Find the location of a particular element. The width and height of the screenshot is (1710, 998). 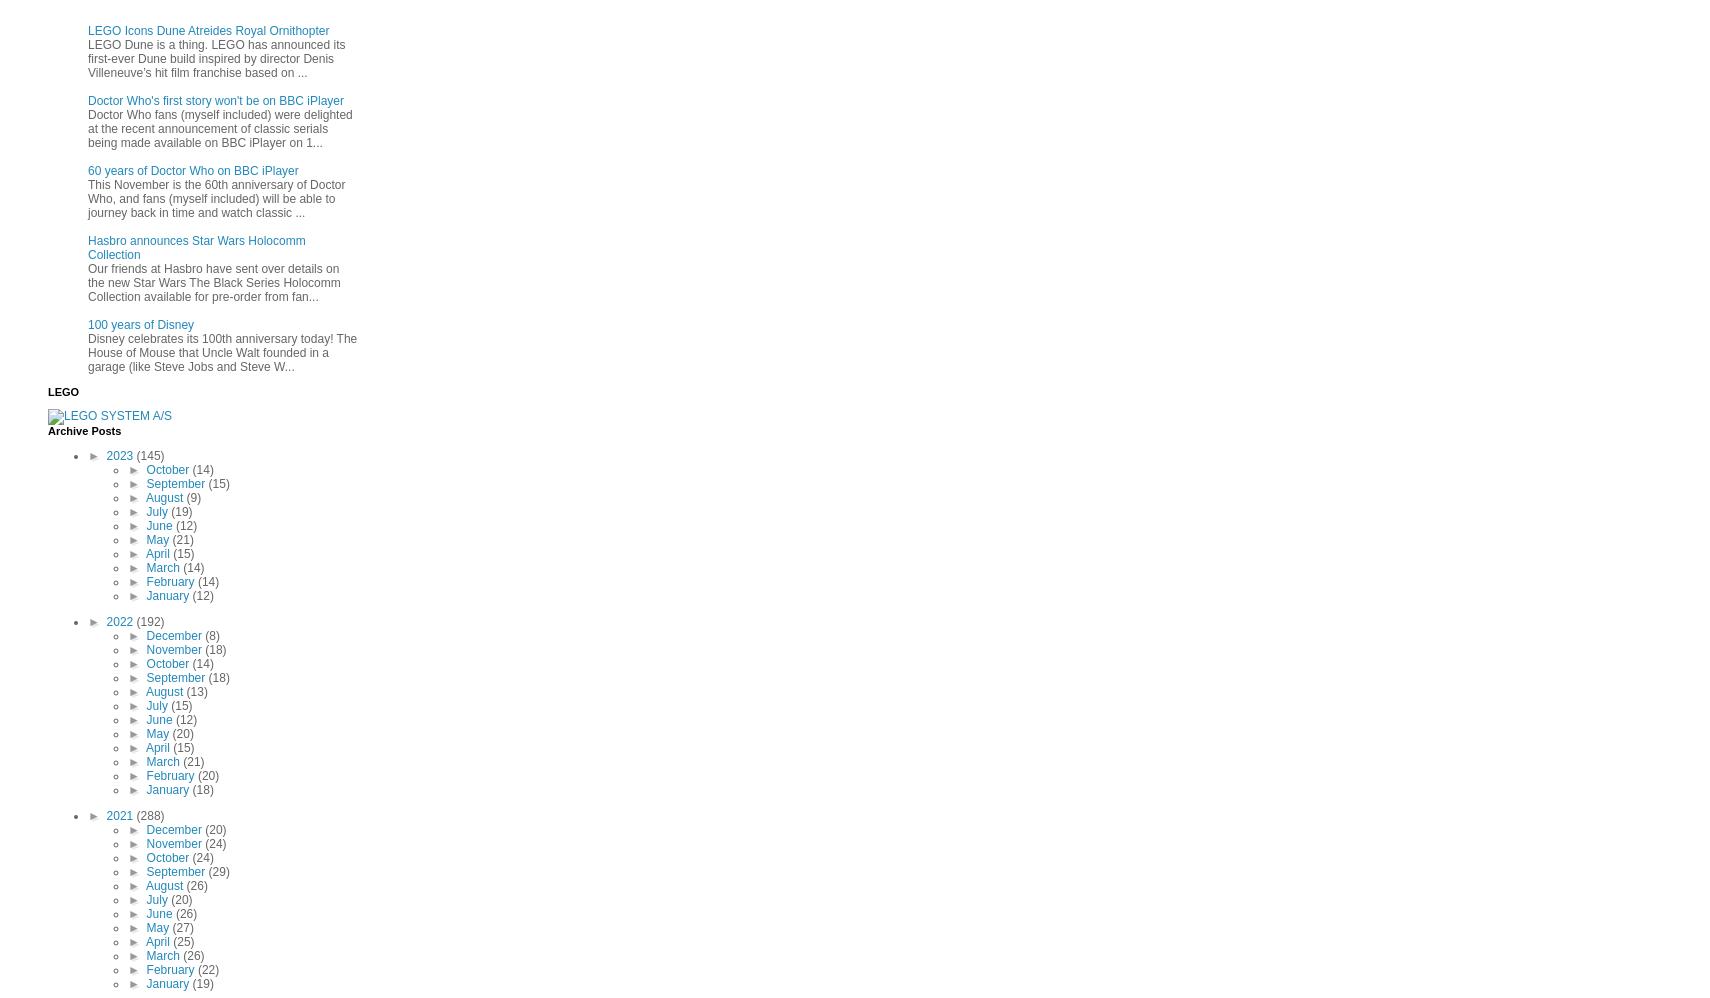

'Disney celebrates its 100th anniversary today!      The House of Mouse that Uncle Walt founded in a garage (like Steve Jobs and Steve W...' is located at coordinates (221, 351).